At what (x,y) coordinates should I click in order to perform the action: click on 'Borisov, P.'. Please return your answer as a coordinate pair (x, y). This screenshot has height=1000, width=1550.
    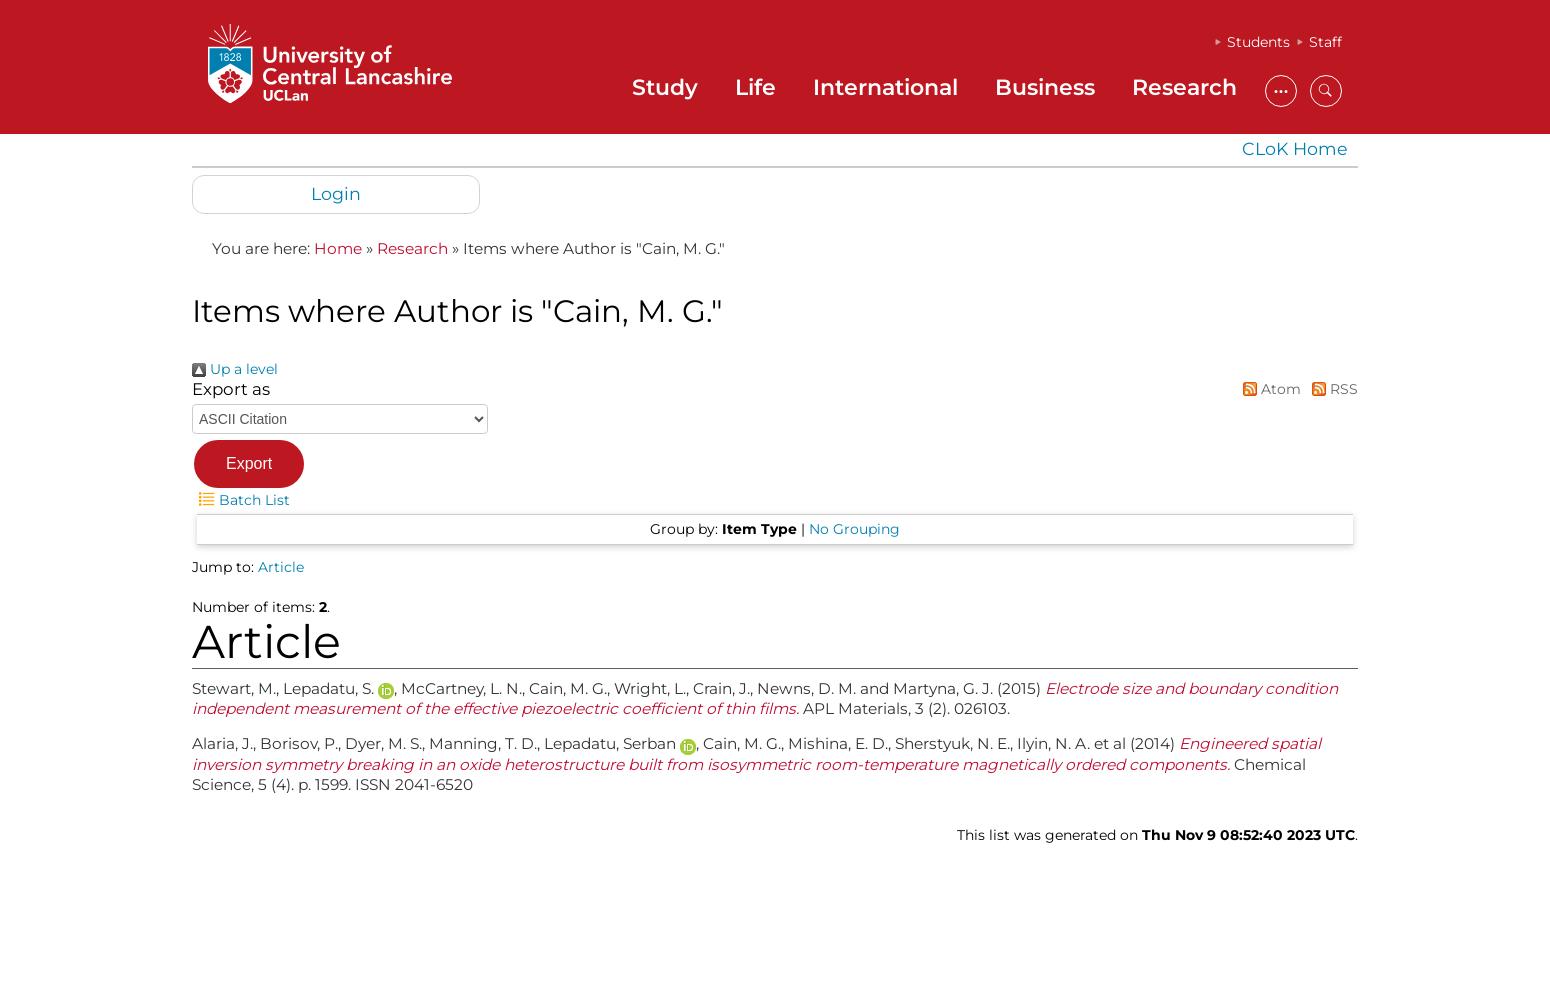
    Looking at the image, I should click on (298, 742).